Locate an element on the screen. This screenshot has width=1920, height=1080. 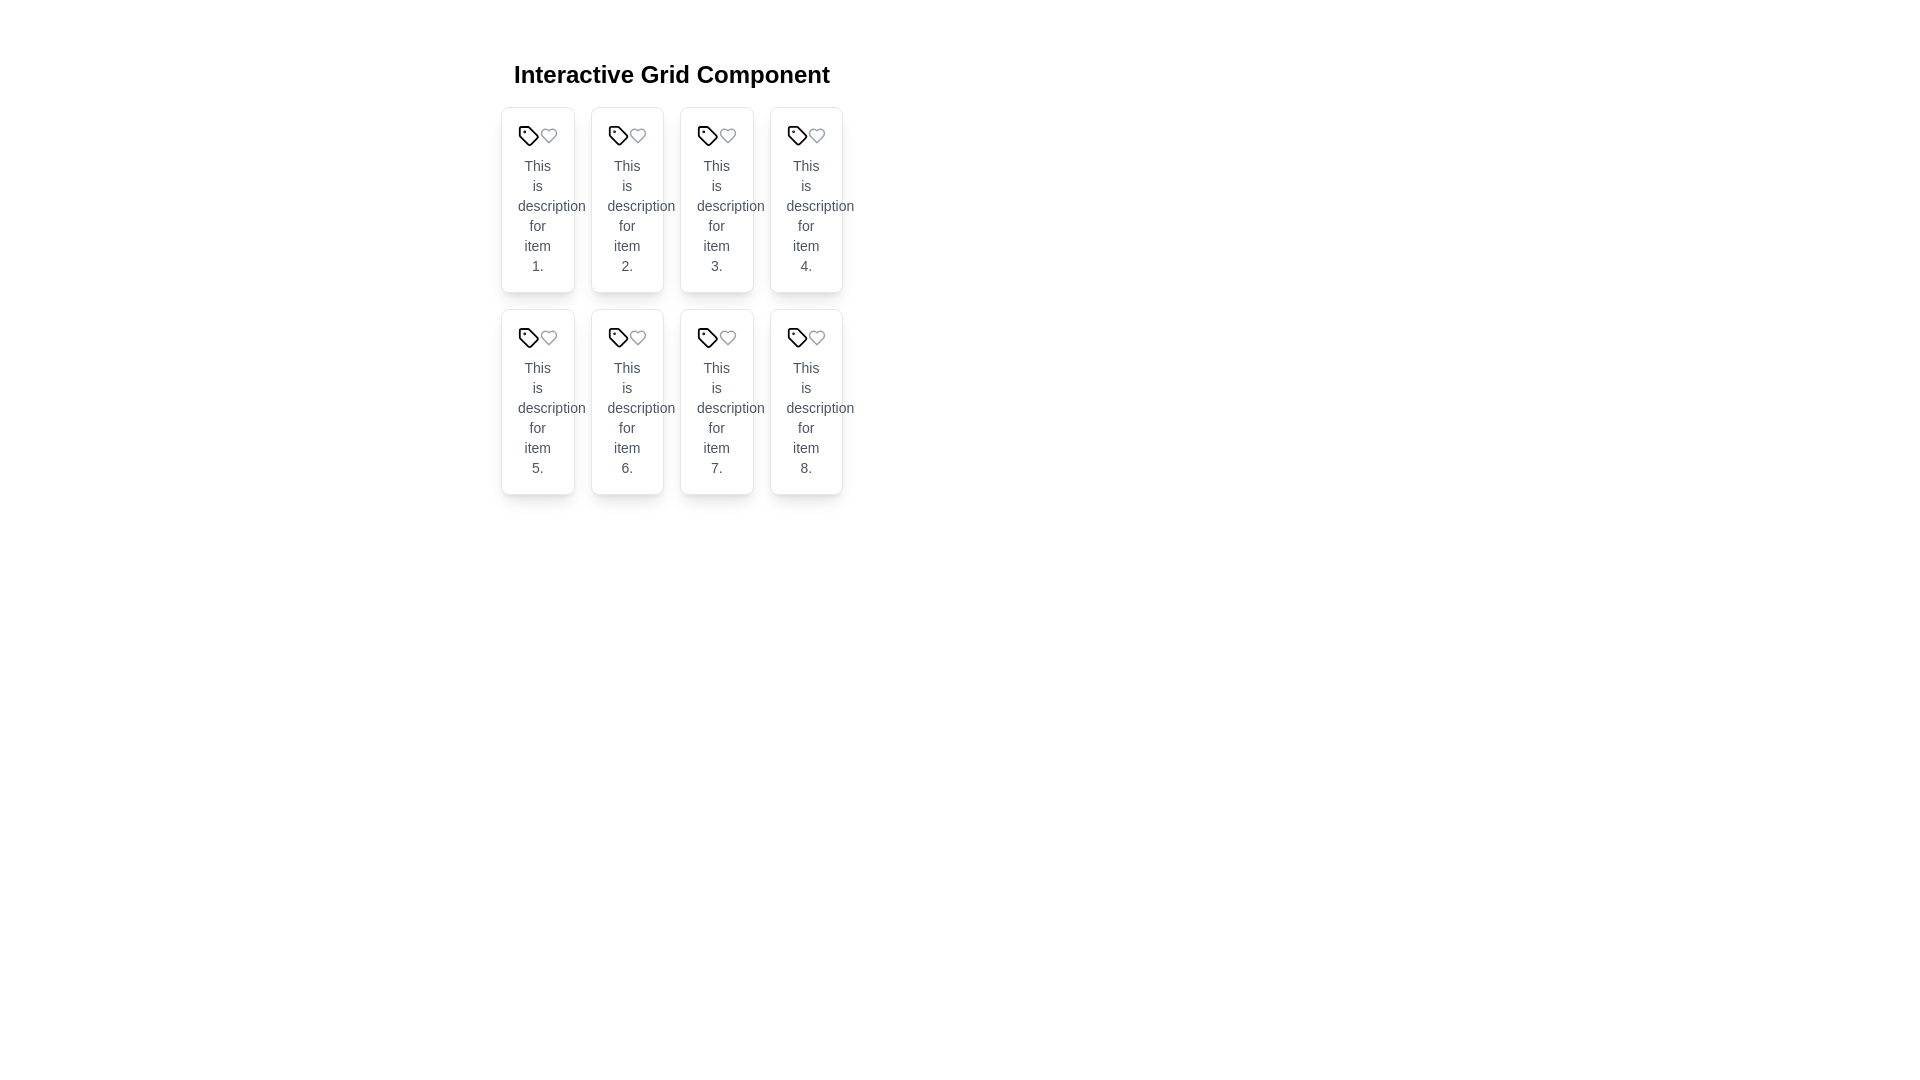
the heart icon located in the top-right corner of the third card in a grid of eight cards is located at coordinates (726, 135).